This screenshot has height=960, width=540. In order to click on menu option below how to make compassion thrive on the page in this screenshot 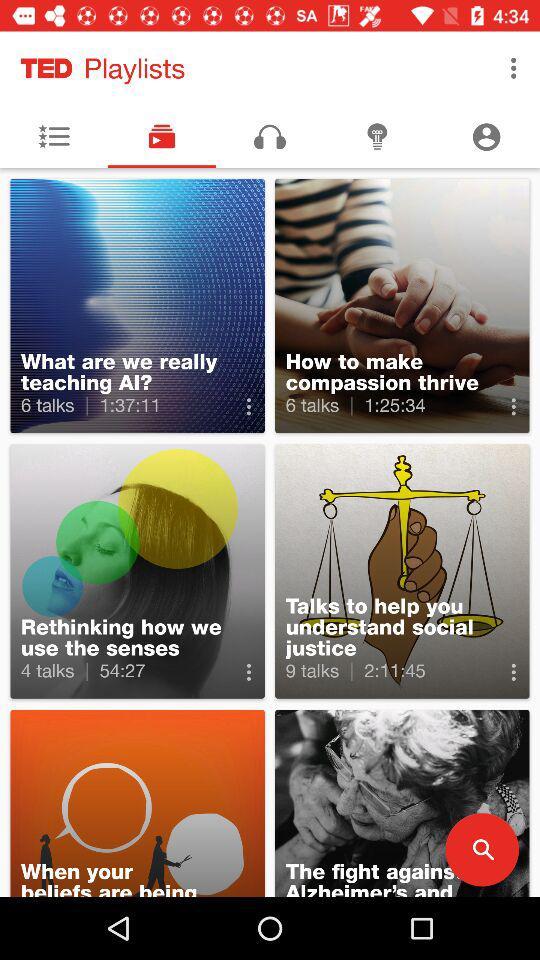, I will do `click(514, 406)`.